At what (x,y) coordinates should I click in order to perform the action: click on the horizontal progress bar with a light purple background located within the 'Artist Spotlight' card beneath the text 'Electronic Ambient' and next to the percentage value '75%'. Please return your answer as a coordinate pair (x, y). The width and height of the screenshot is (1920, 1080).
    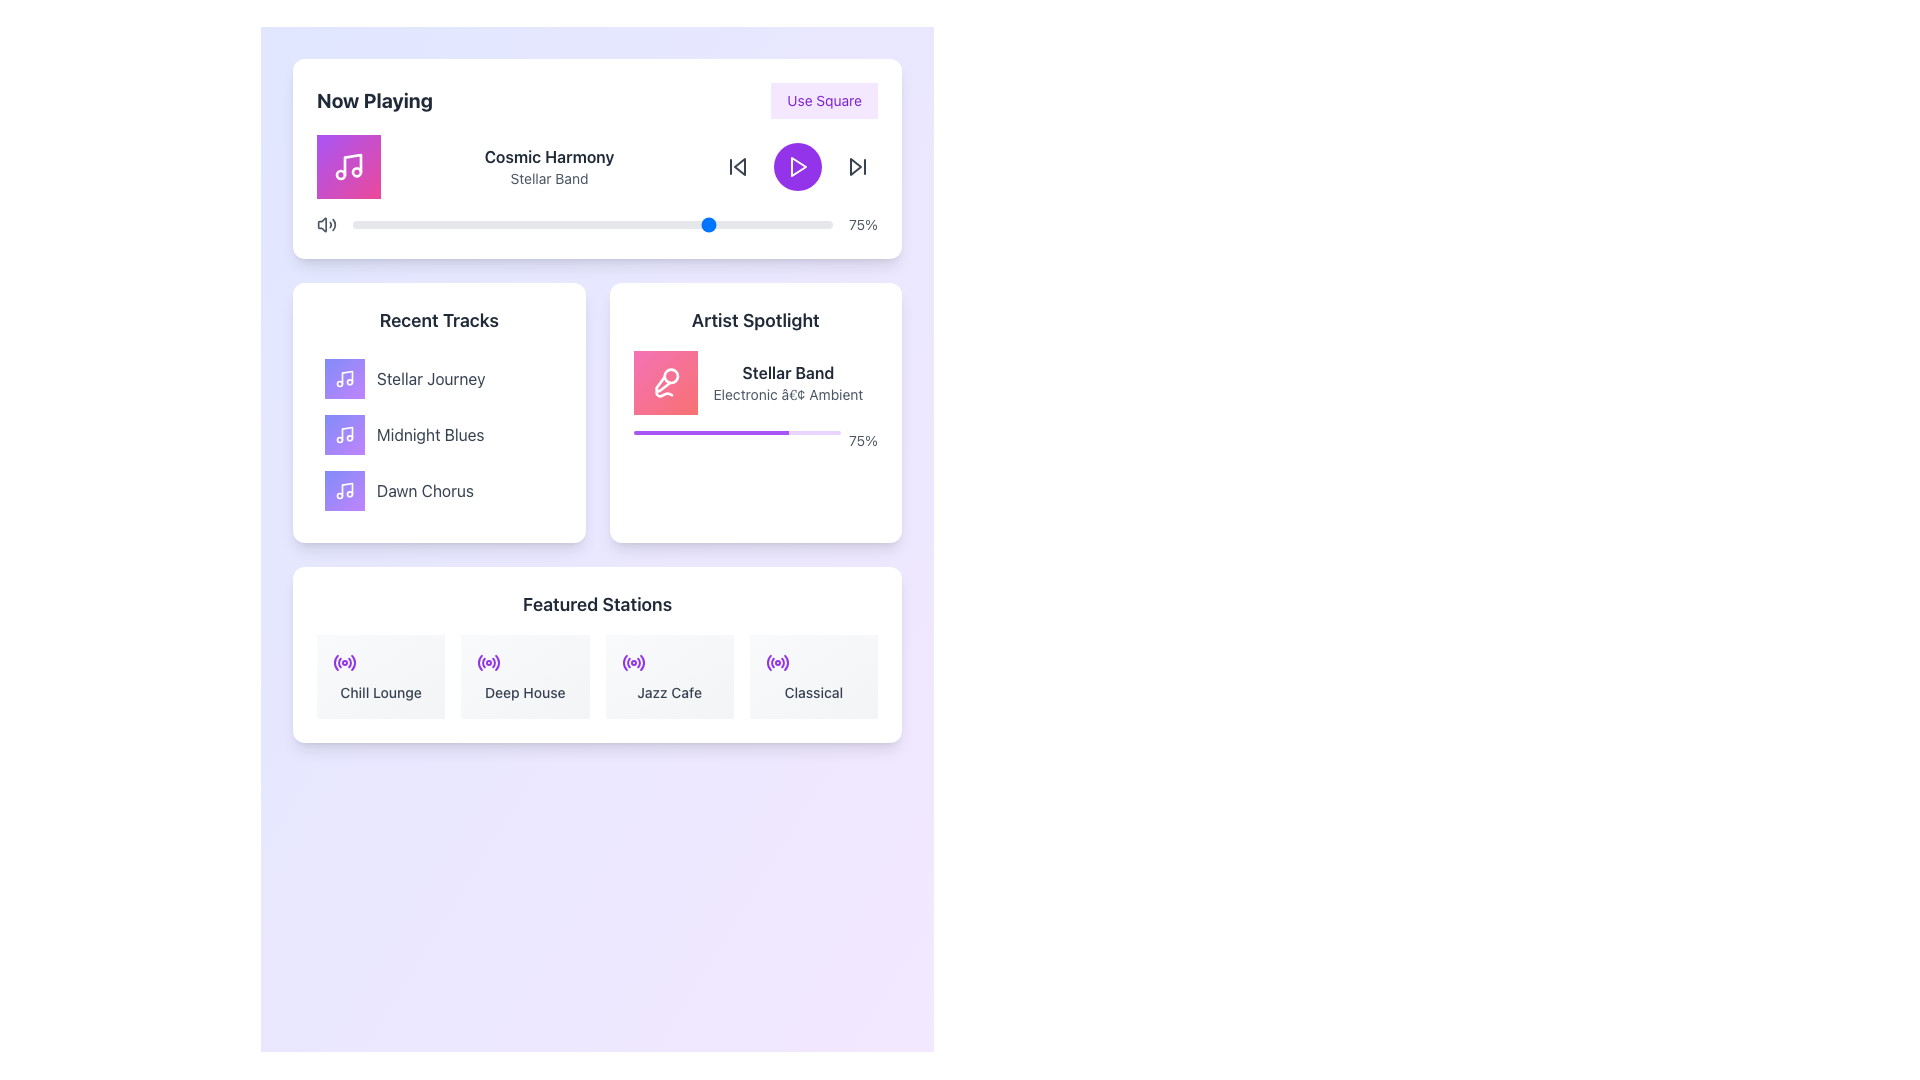
    Looking at the image, I should click on (736, 431).